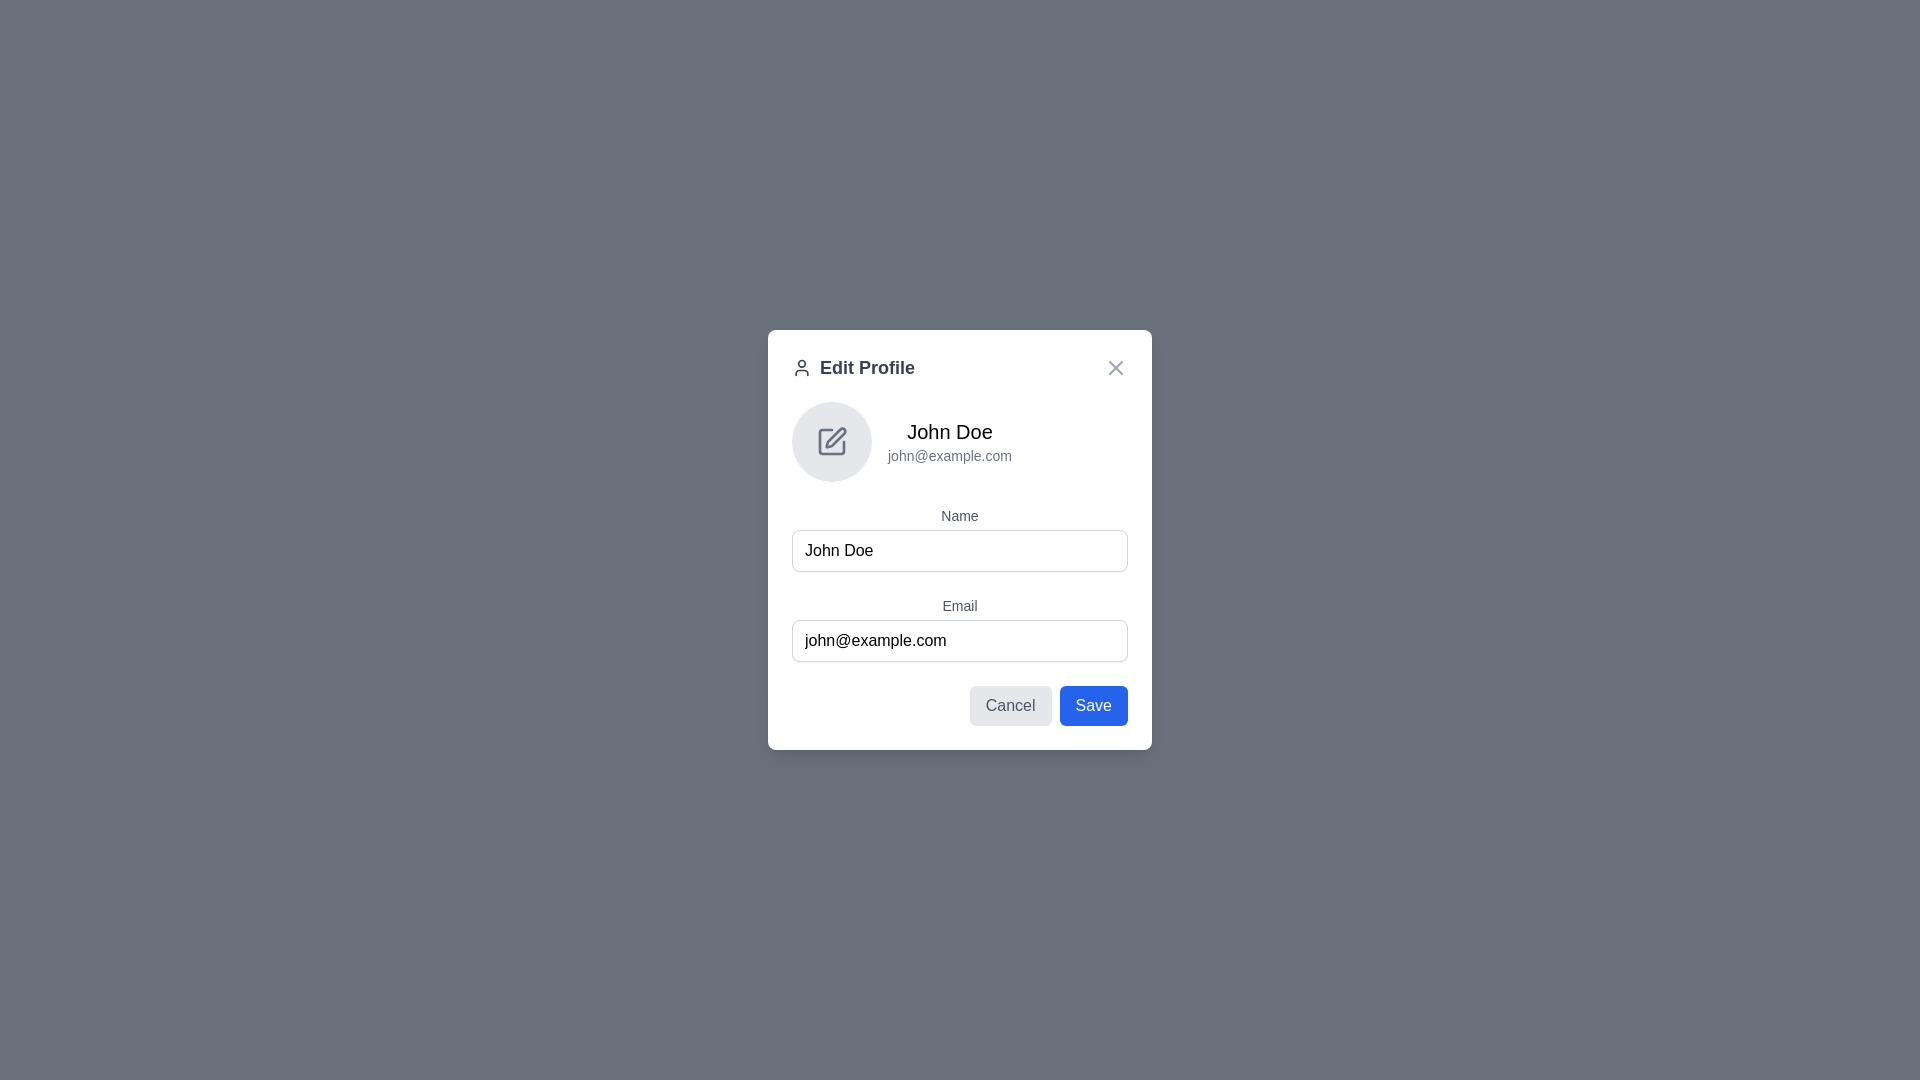  I want to click on the email input field located within the 'Edit Profile' form section to focus on it, so click(960, 640).